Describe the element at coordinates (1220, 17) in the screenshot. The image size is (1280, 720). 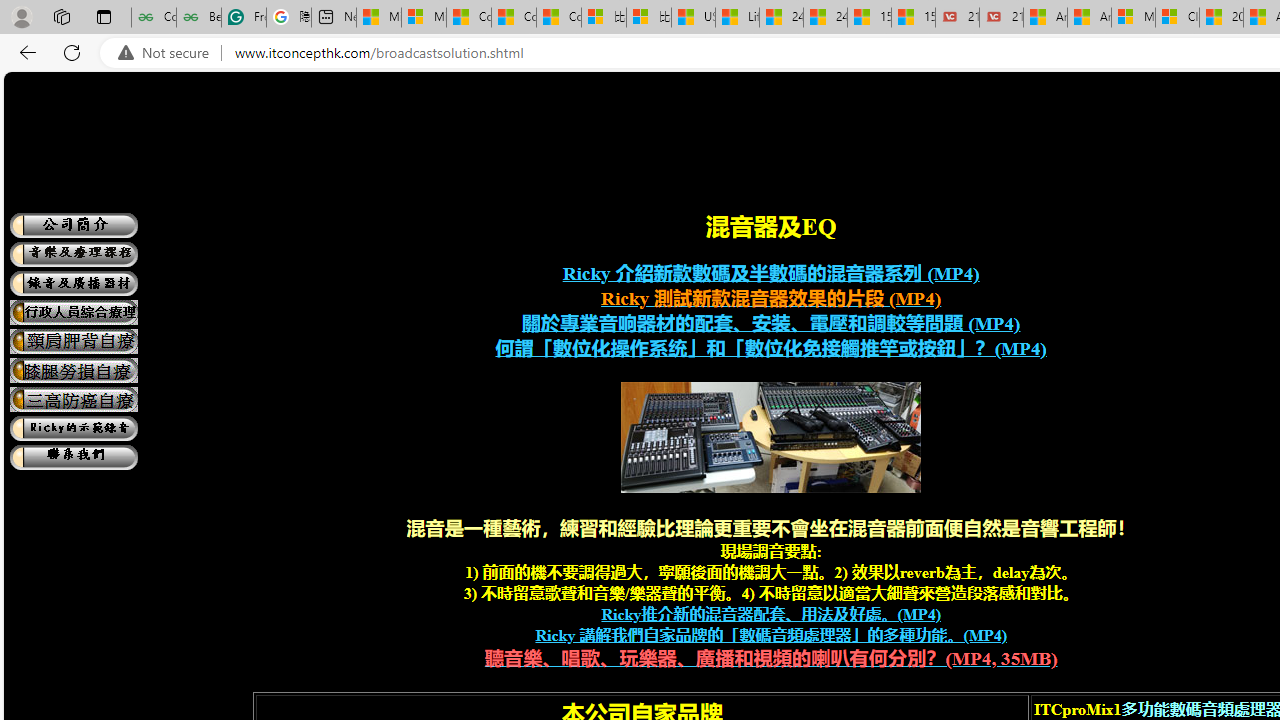
I see `'20 Ways to Boost Your Protein Intake at Every Meal'` at that location.